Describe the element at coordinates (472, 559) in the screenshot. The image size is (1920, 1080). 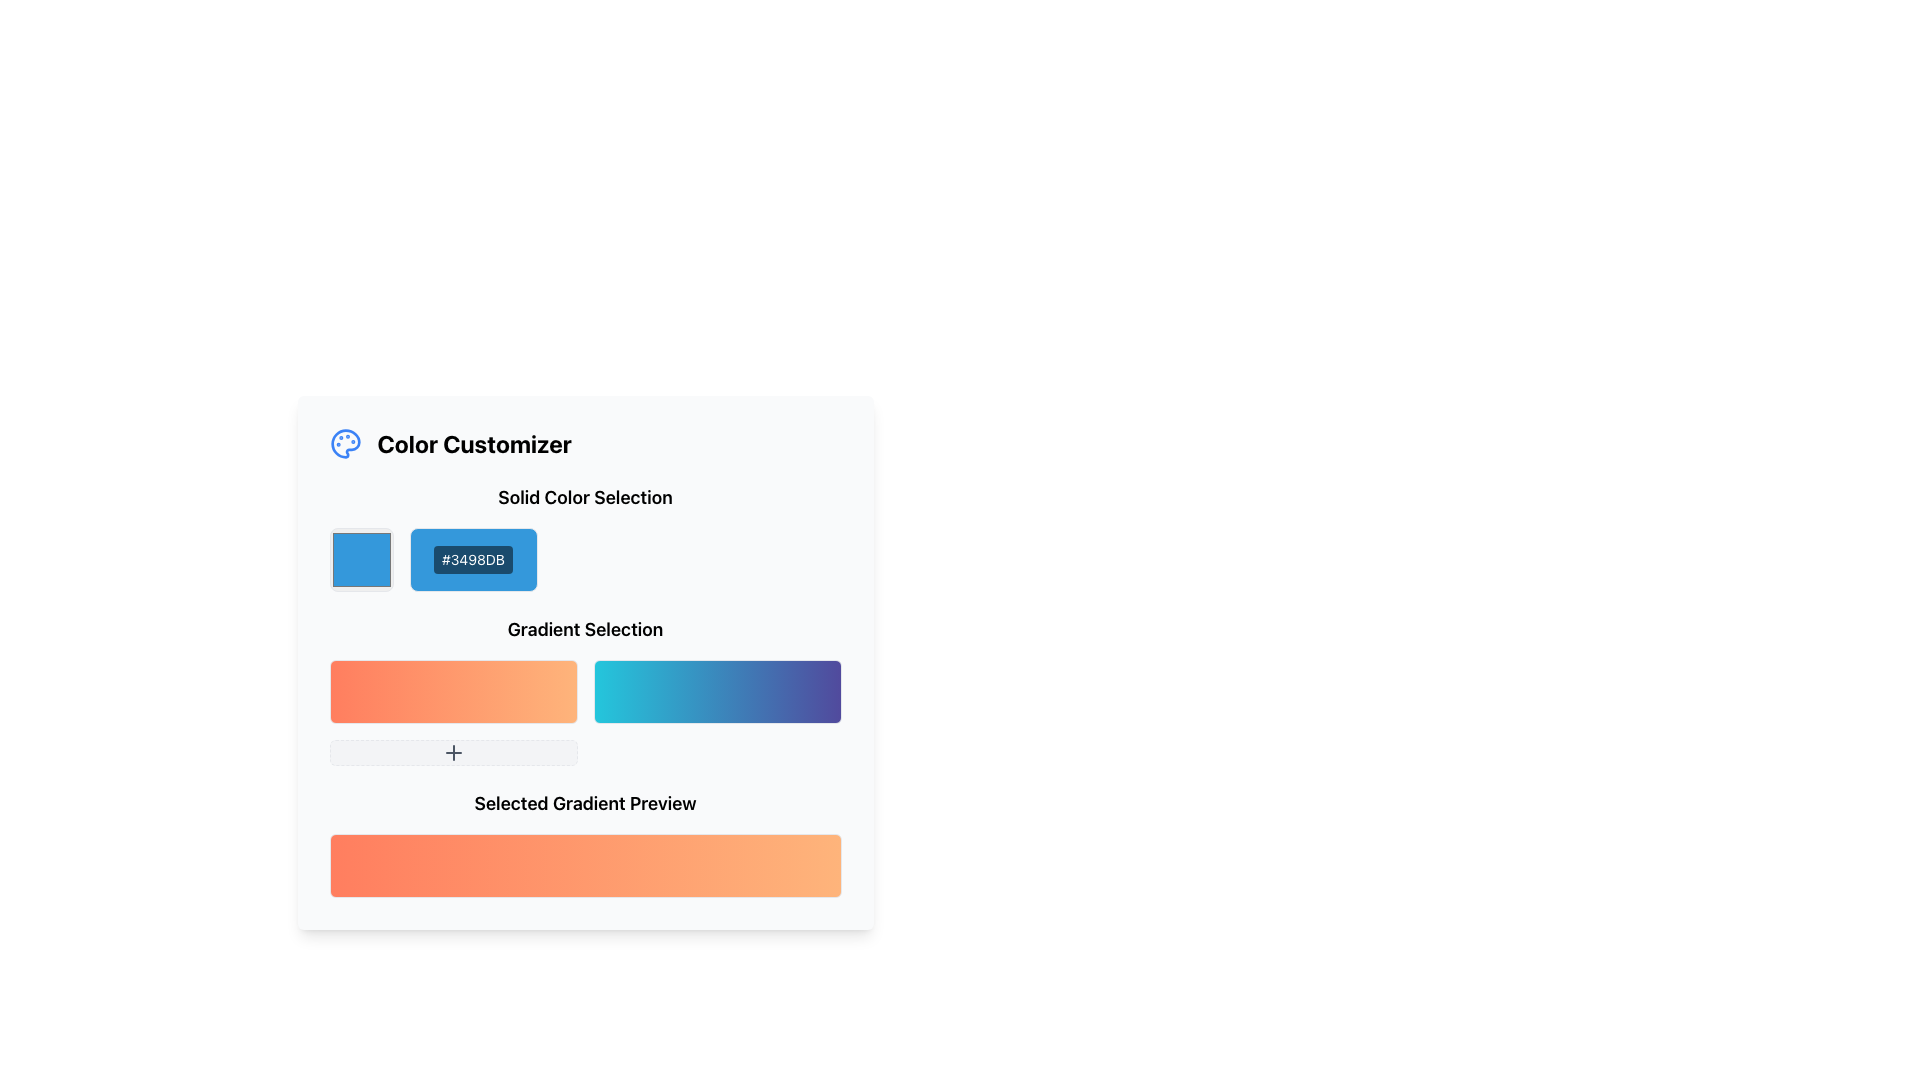
I see `the rectangular button-like component with a blue background and the text '#3498DB' in white color, located under the 'Solid Color Selection' heading` at that location.